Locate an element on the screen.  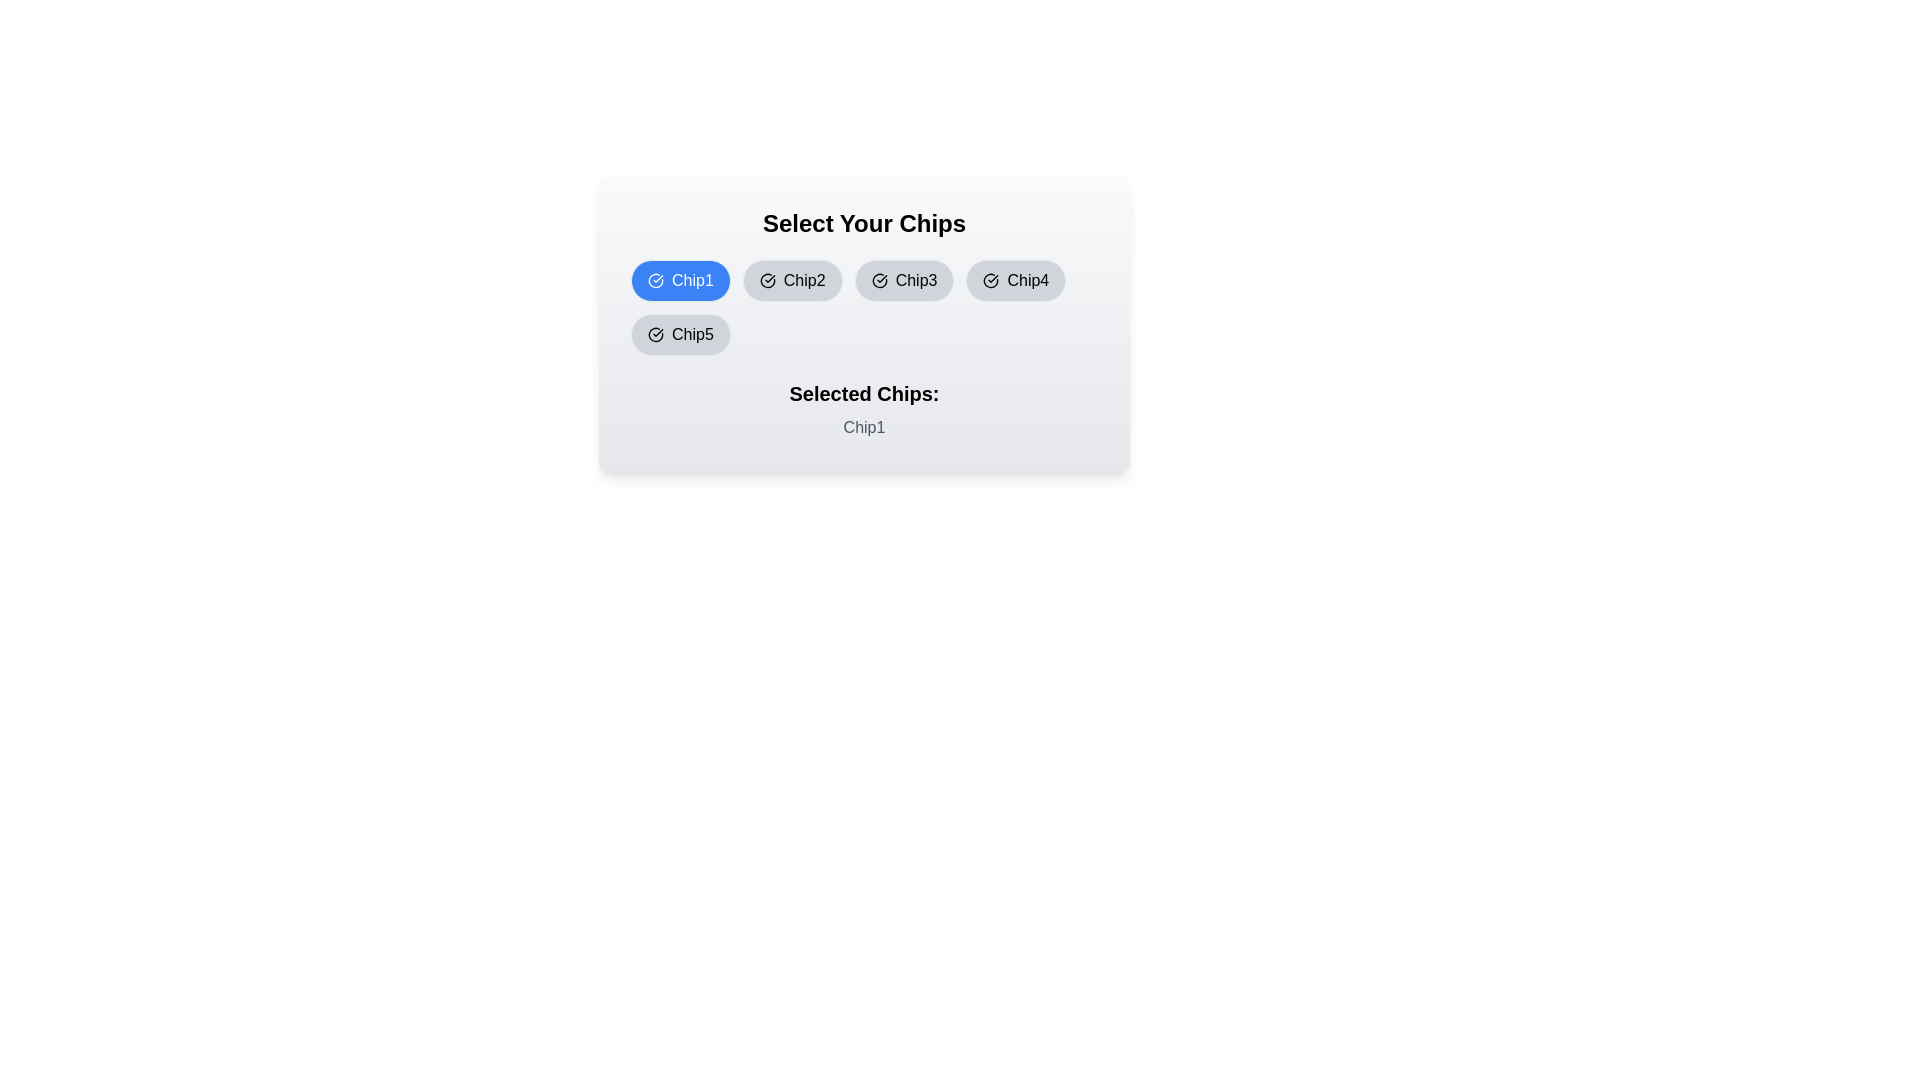
the chip labeled Chip1 by clicking on it is located at coordinates (680, 281).